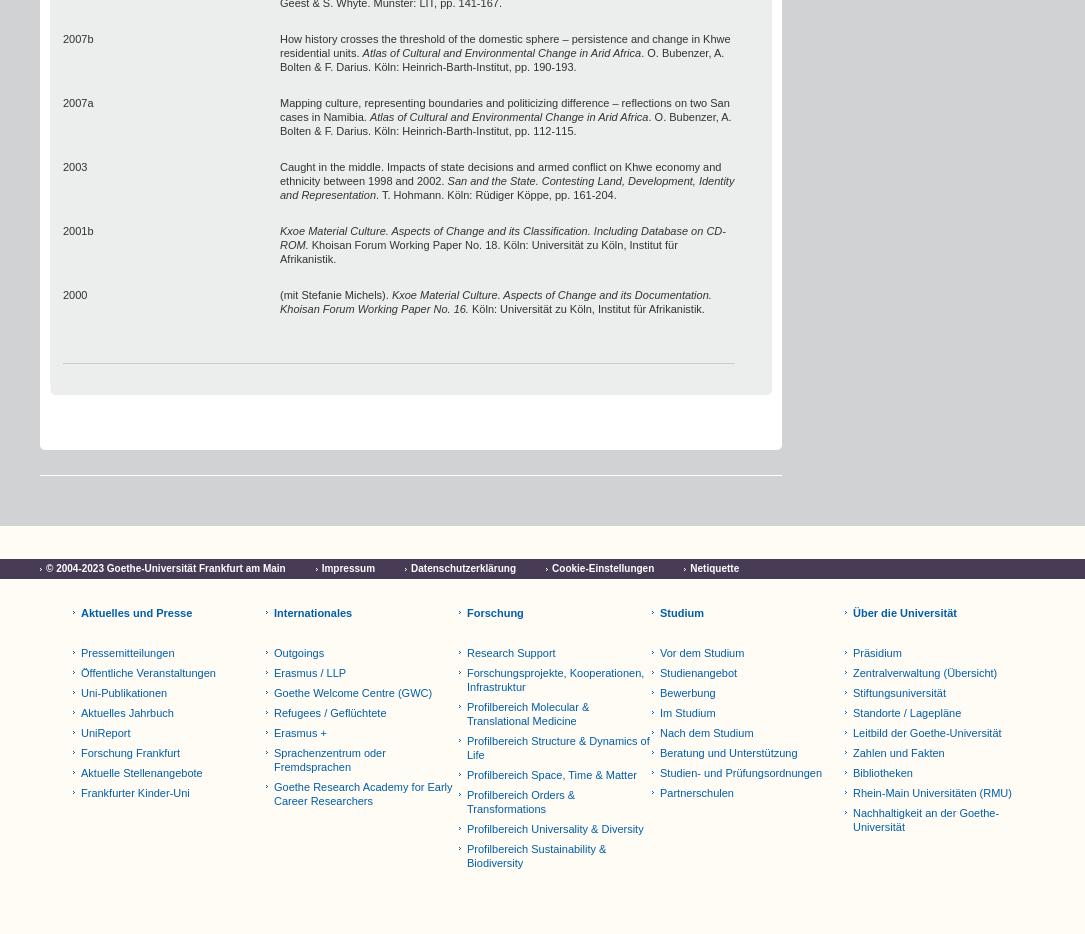 This screenshot has height=934, width=1085. Describe the element at coordinates (135, 612) in the screenshot. I see `'Aktuelles und Presse'` at that location.